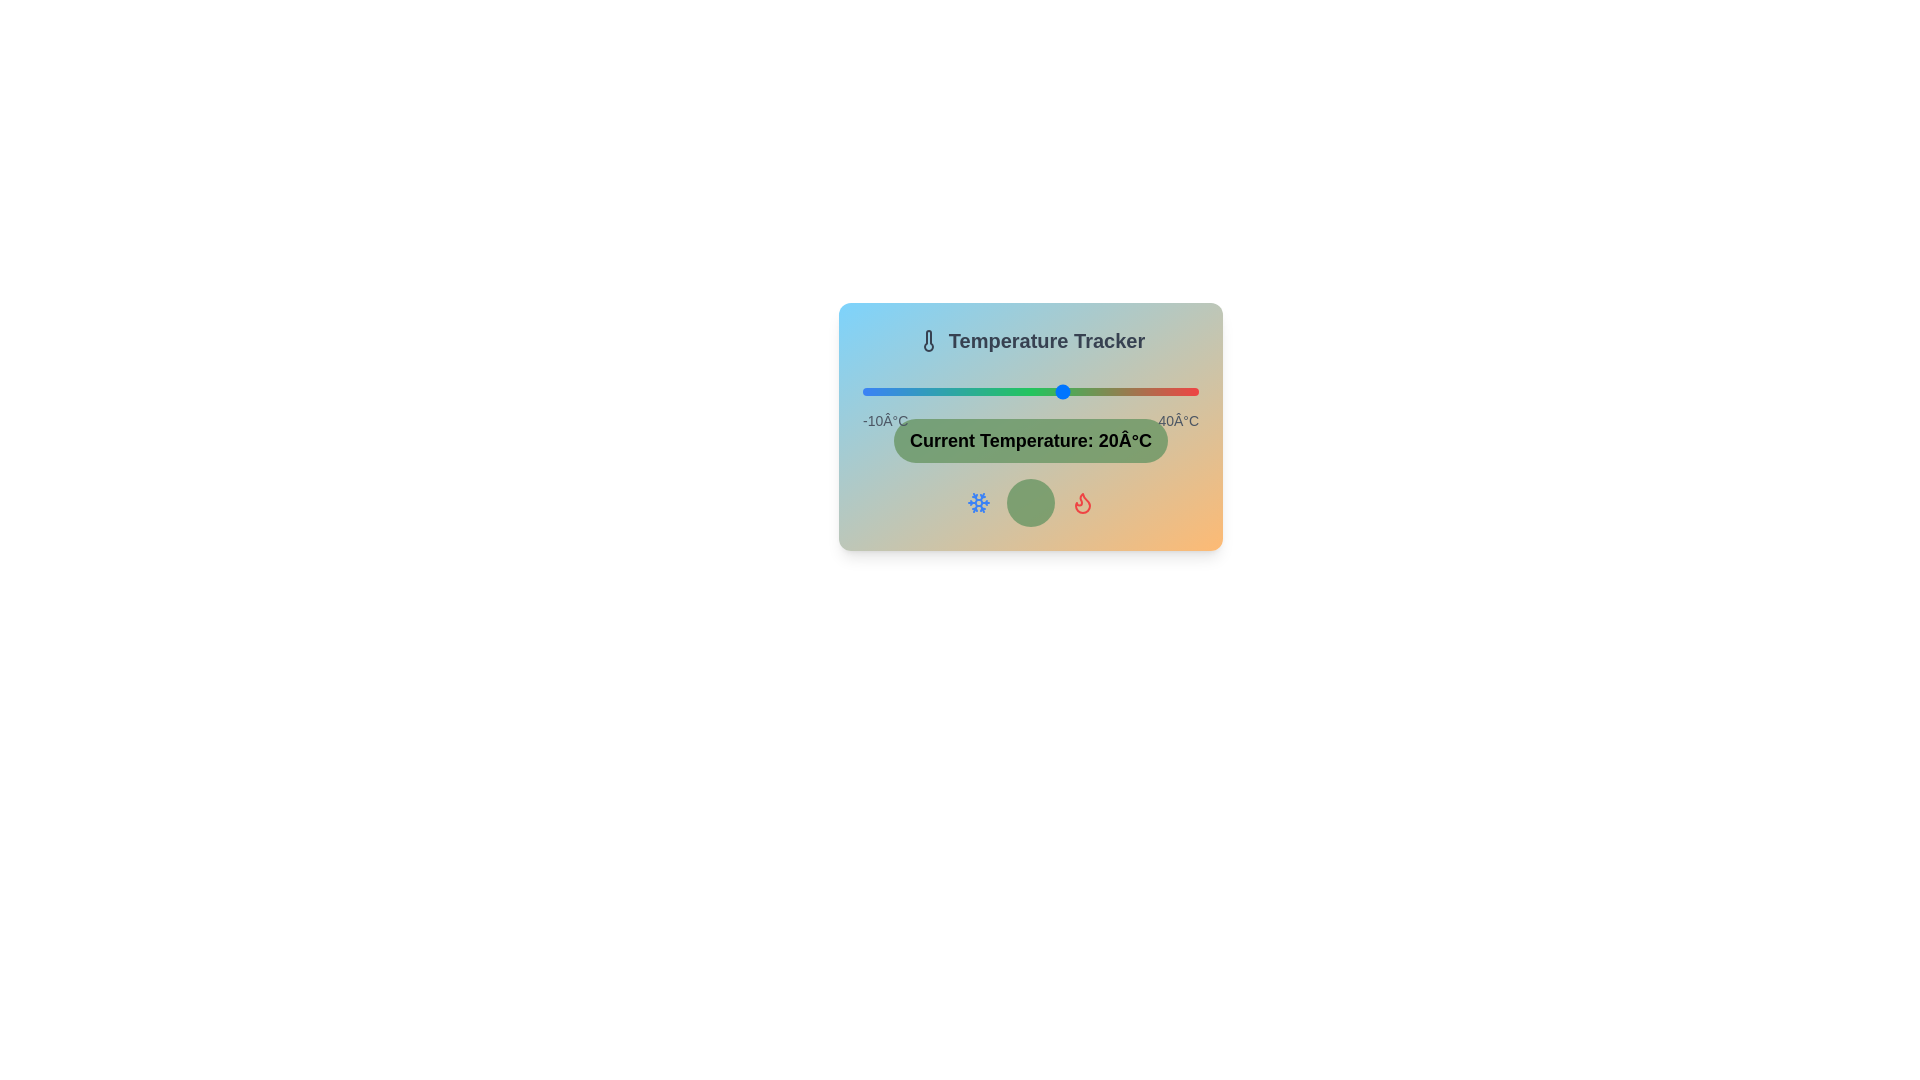 Image resolution: width=1920 pixels, height=1080 pixels. I want to click on the temperature slider to 37°C, so click(1178, 392).